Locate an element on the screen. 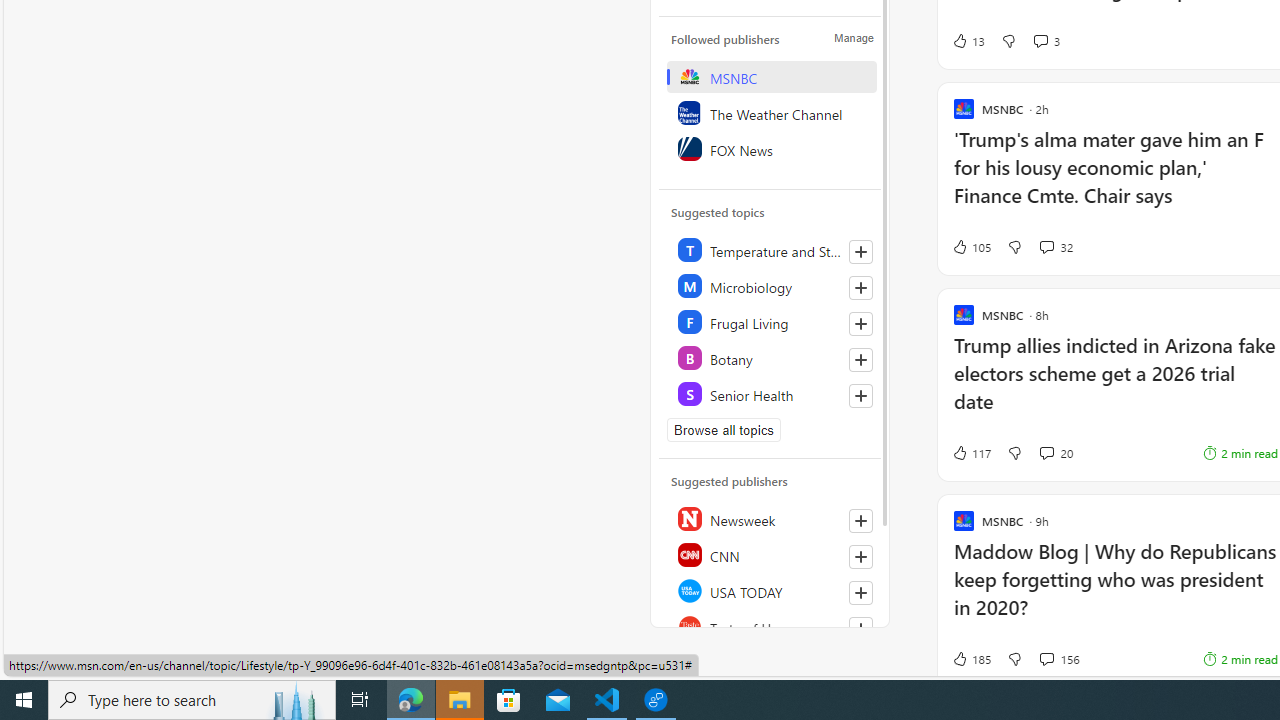 Image resolution: width=1280 pixels, height=720 pixels. 'Manage' is located at coordinates (854, 37).